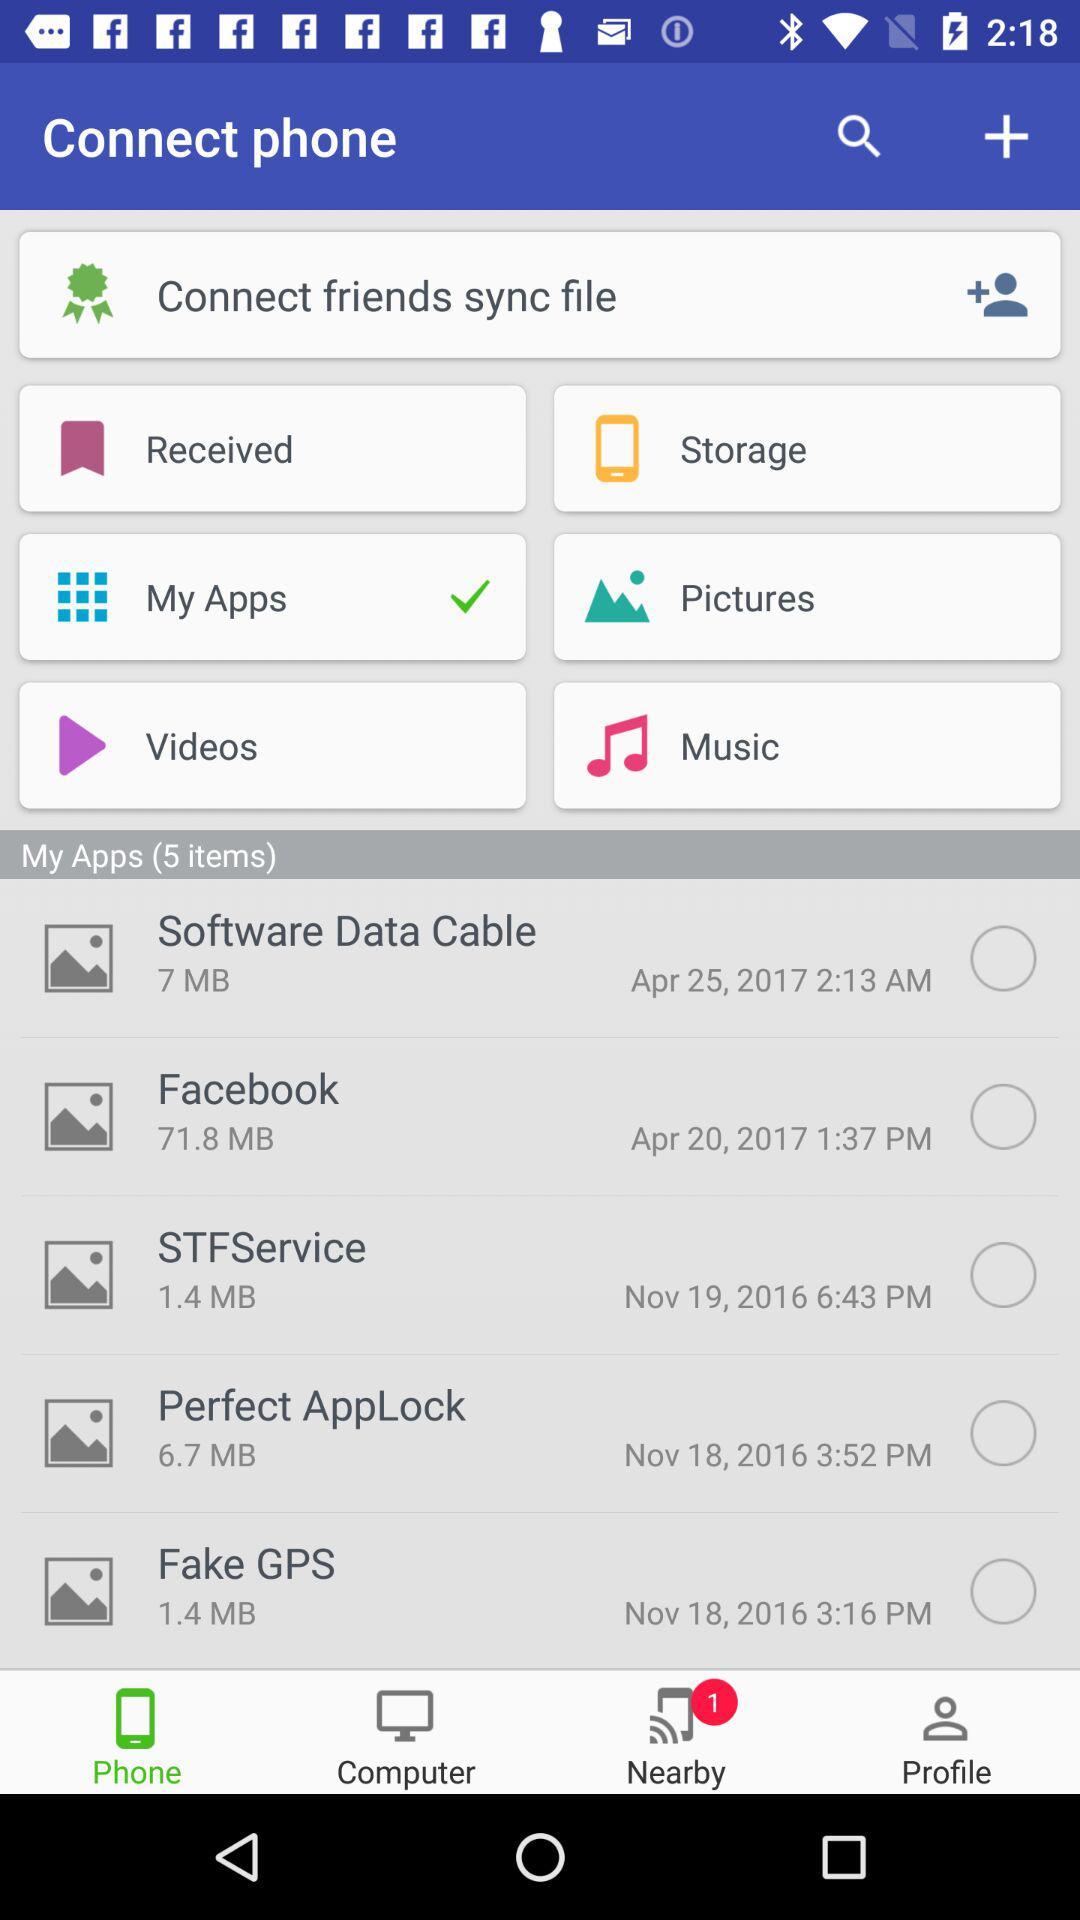  Describe the element at coordinates (832, 744) in the screenshot. I see `music item` at that location.